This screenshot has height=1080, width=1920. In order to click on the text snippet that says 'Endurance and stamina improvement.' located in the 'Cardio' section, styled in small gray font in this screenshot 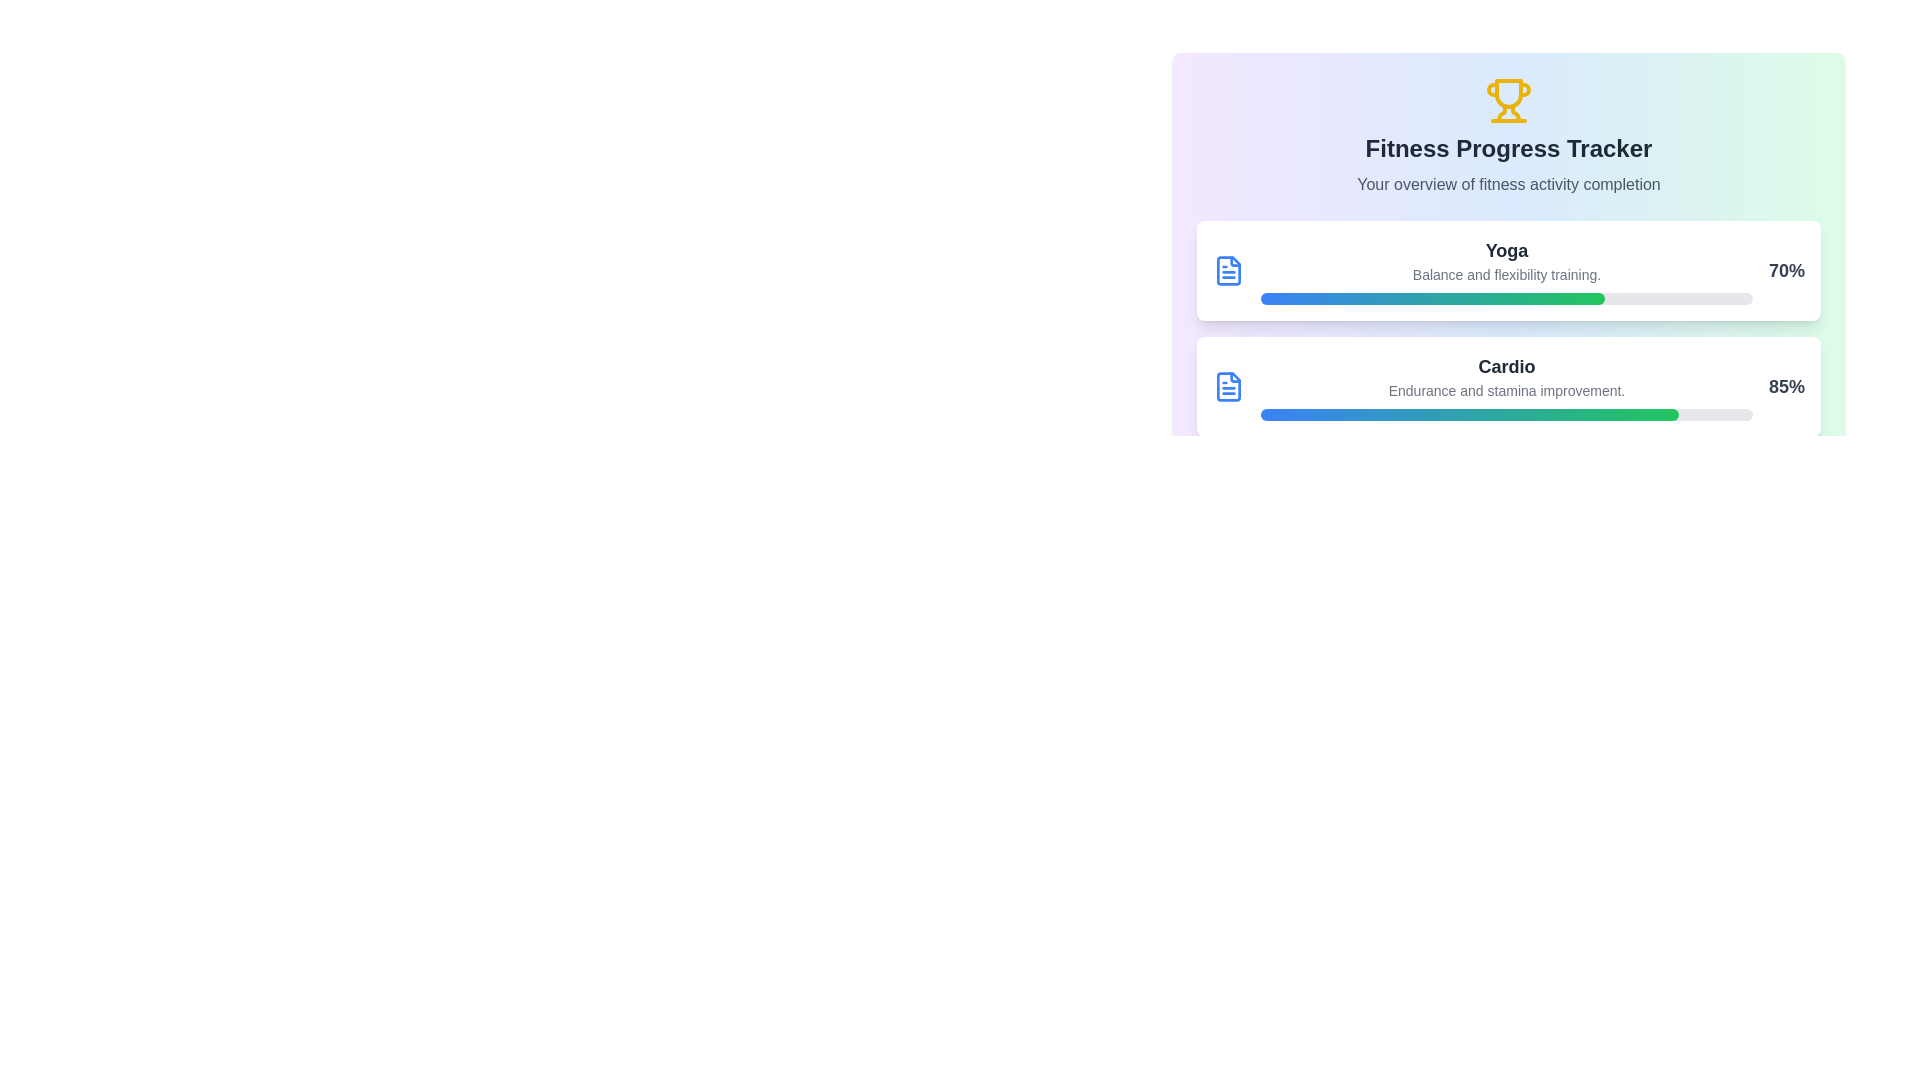, I will do `click(1507, 390)`.